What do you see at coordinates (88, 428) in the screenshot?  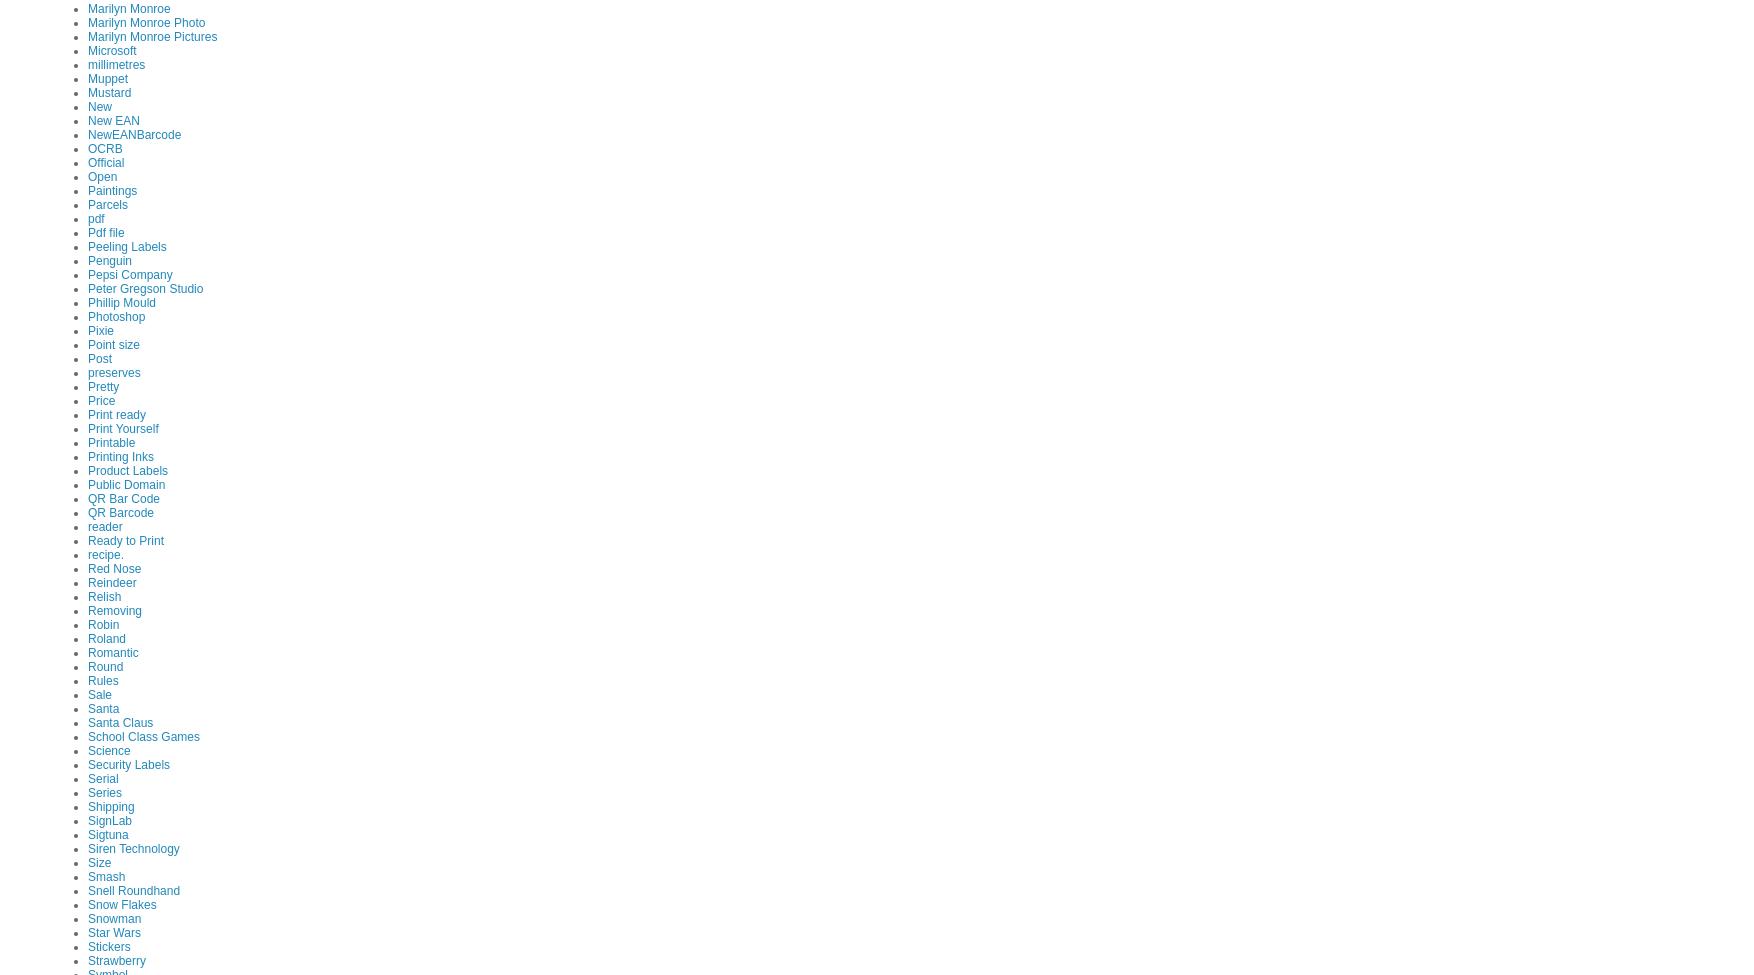 I see `'Print Yourself'` at bounding box center [88, 428].